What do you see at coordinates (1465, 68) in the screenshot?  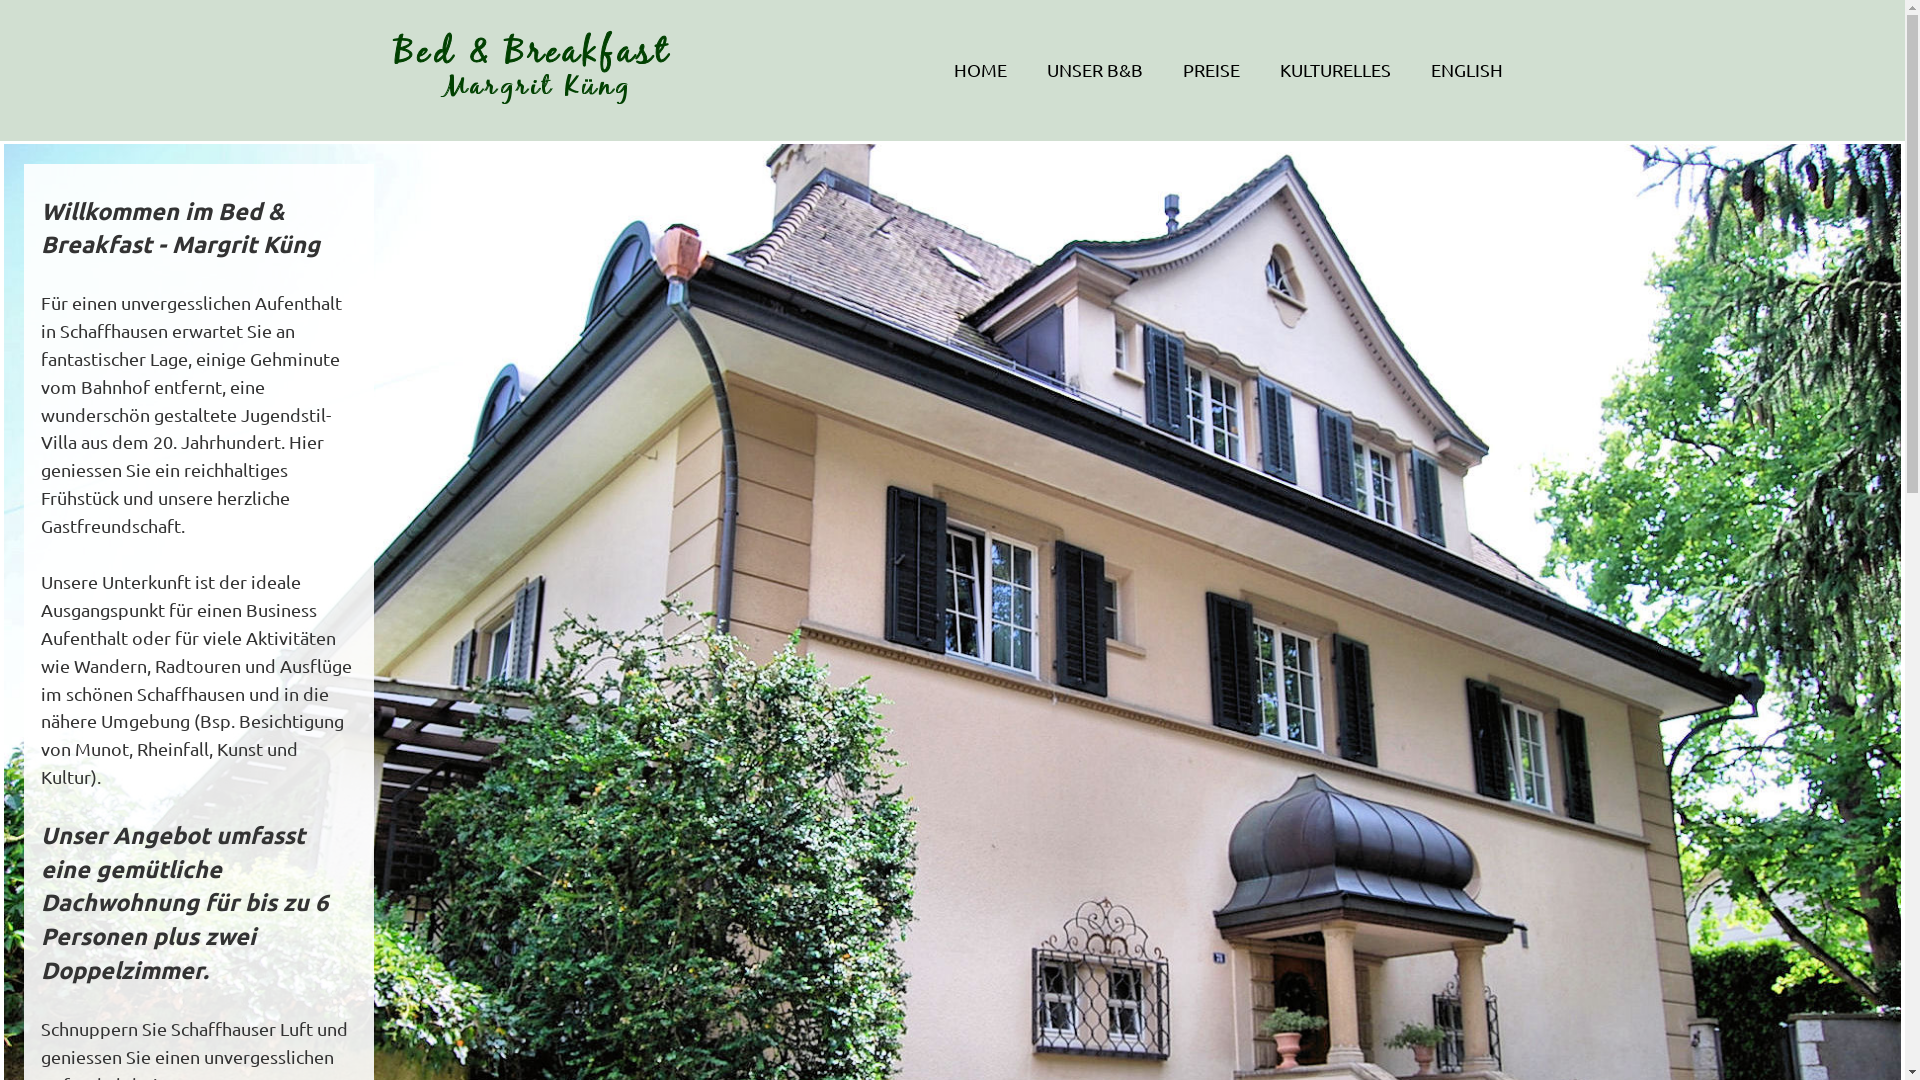 I see `'ENGLISH'` at bounding box center [1465, 68].